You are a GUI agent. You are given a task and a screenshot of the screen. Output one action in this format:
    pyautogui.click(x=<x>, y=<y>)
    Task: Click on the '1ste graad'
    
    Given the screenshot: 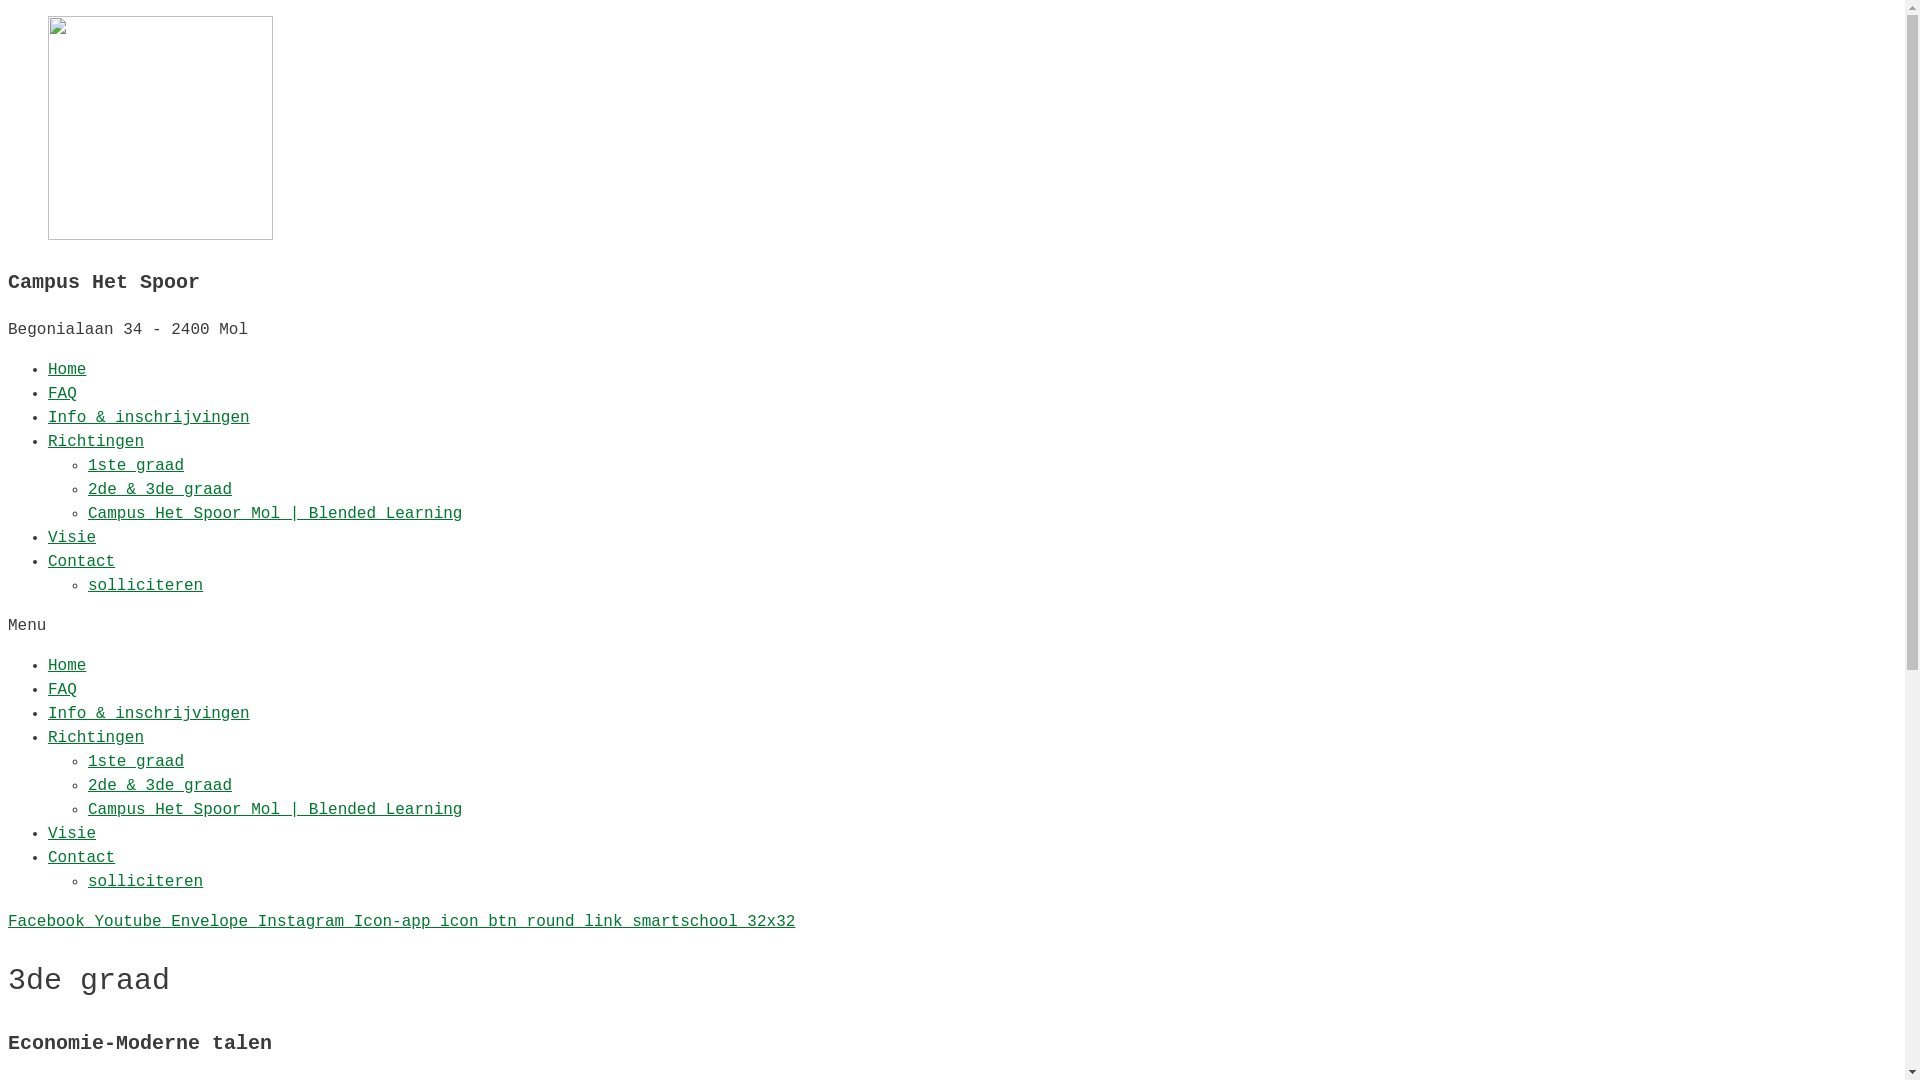 What is the action you would take?
    pyautogui.click(x=134, y=762)
    